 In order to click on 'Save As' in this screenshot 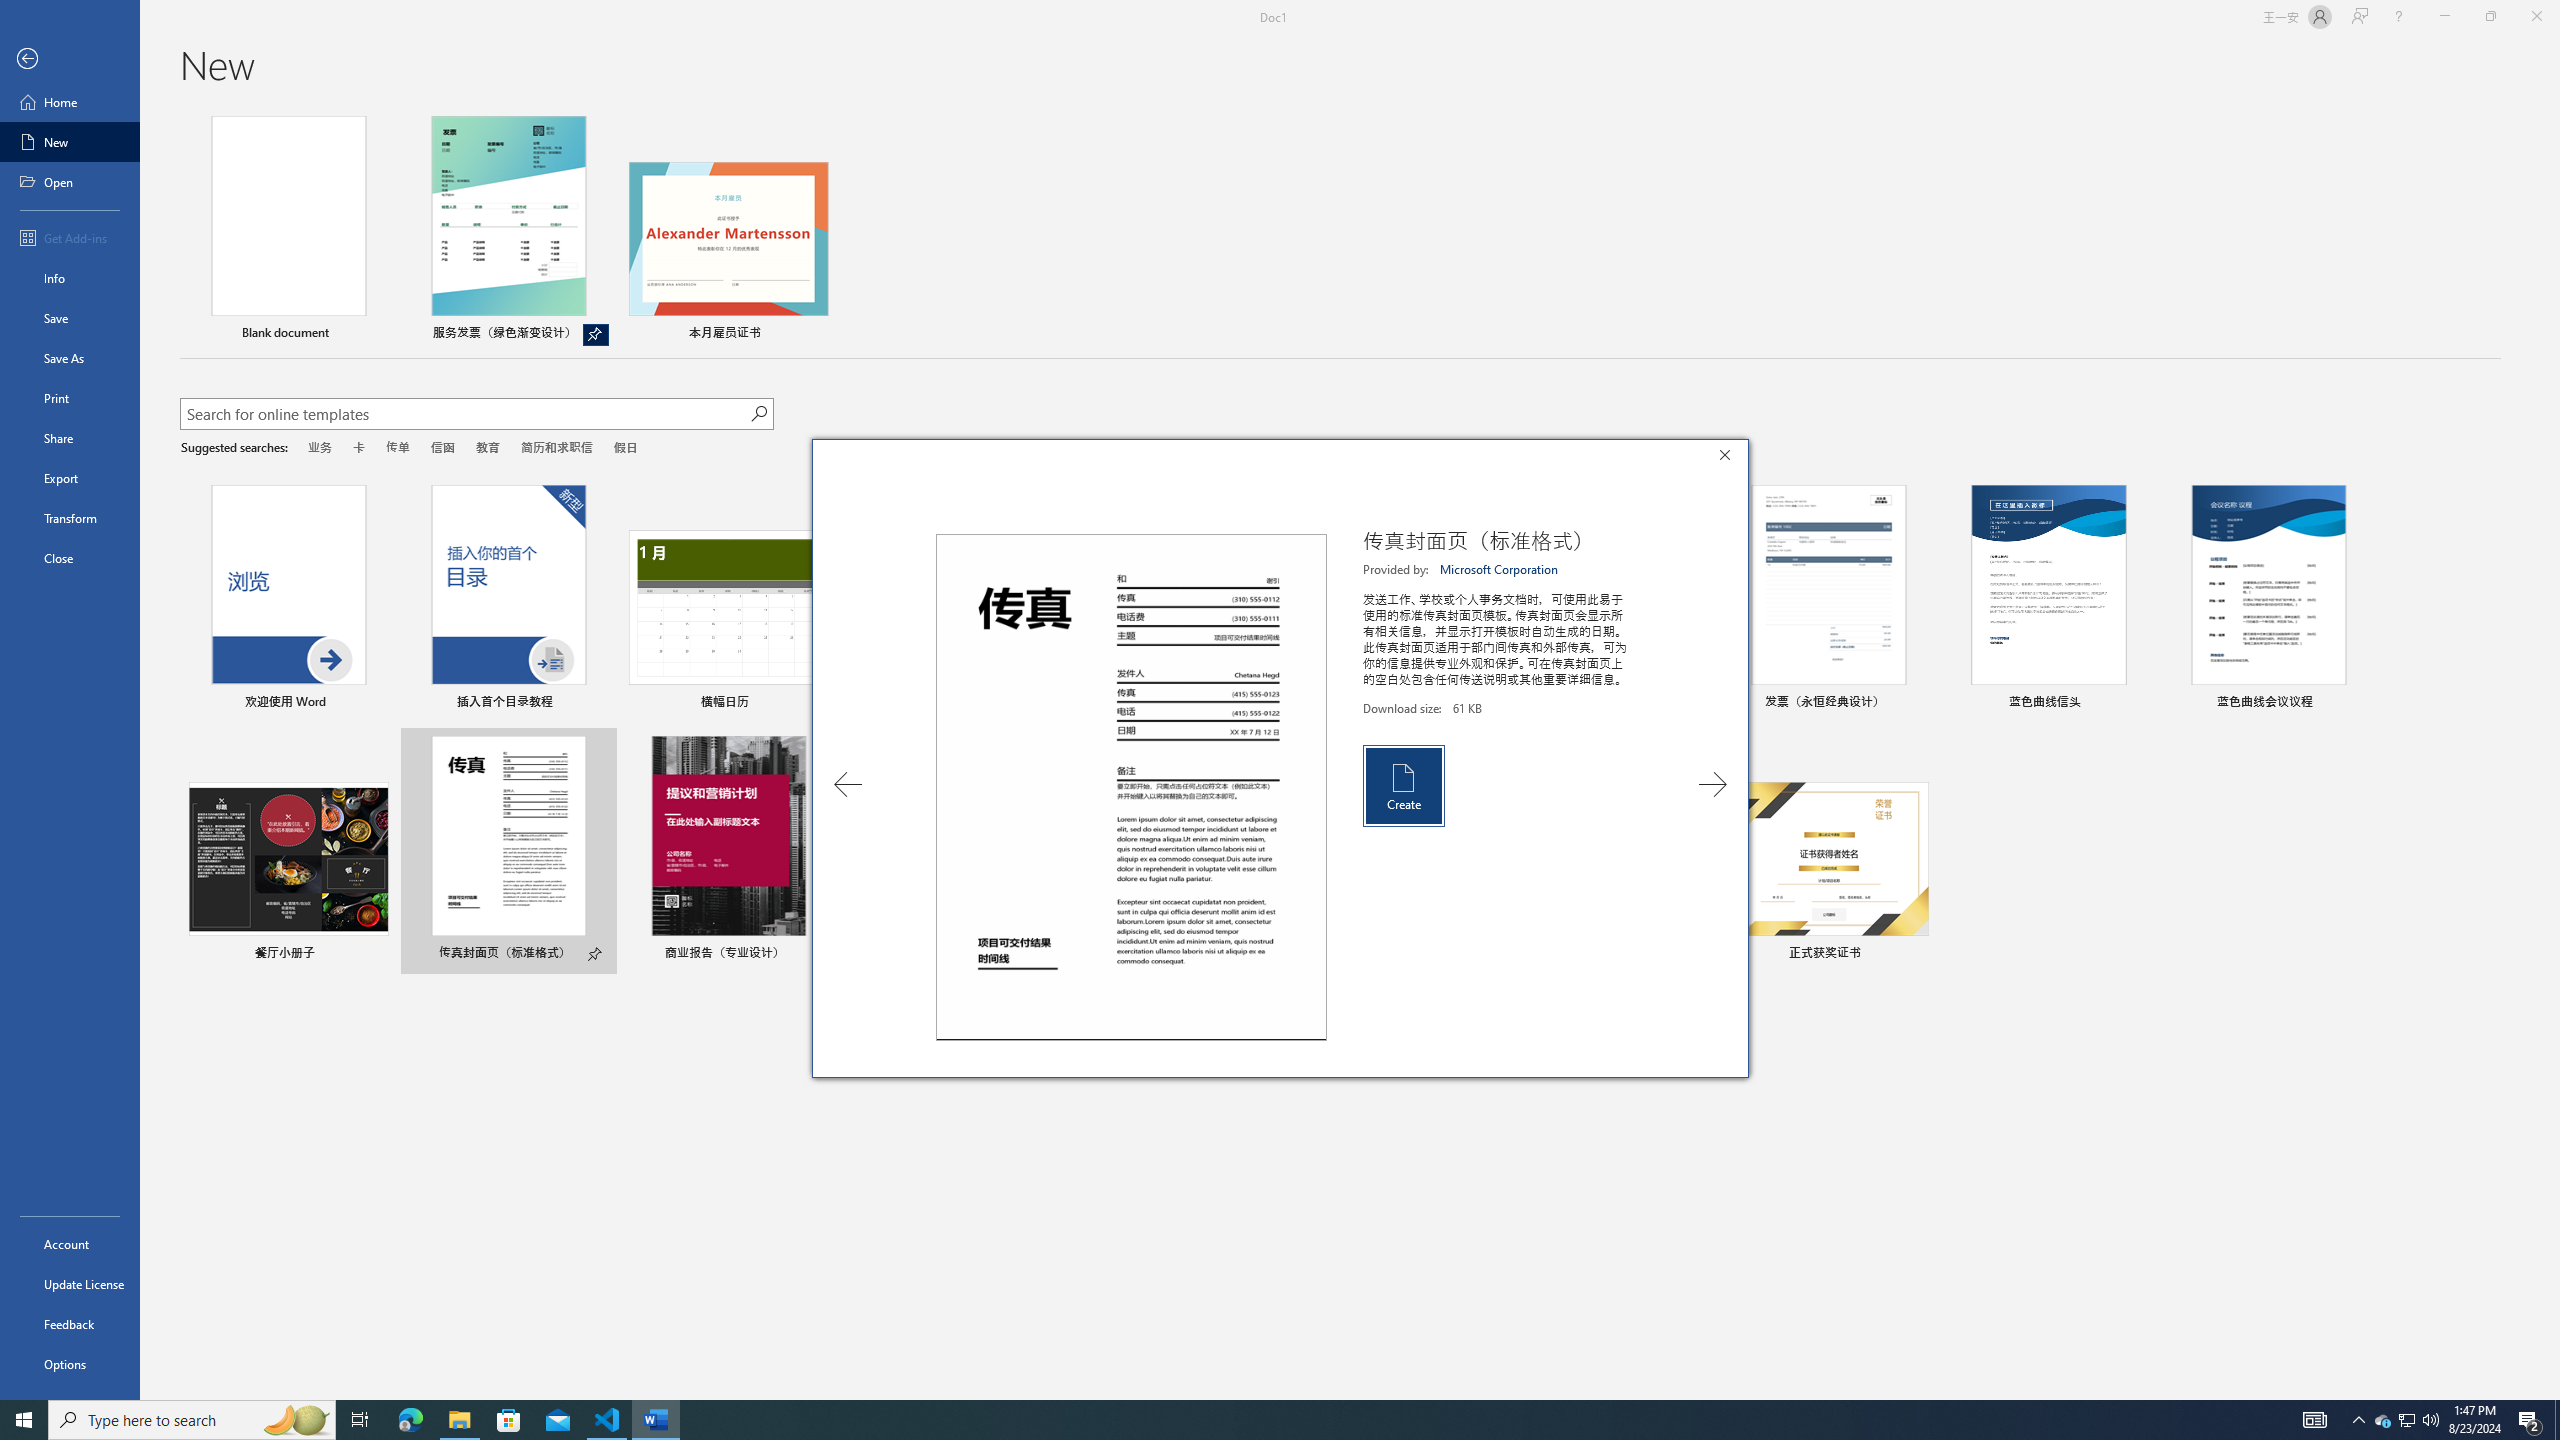, I will do `click(69, 356)`.